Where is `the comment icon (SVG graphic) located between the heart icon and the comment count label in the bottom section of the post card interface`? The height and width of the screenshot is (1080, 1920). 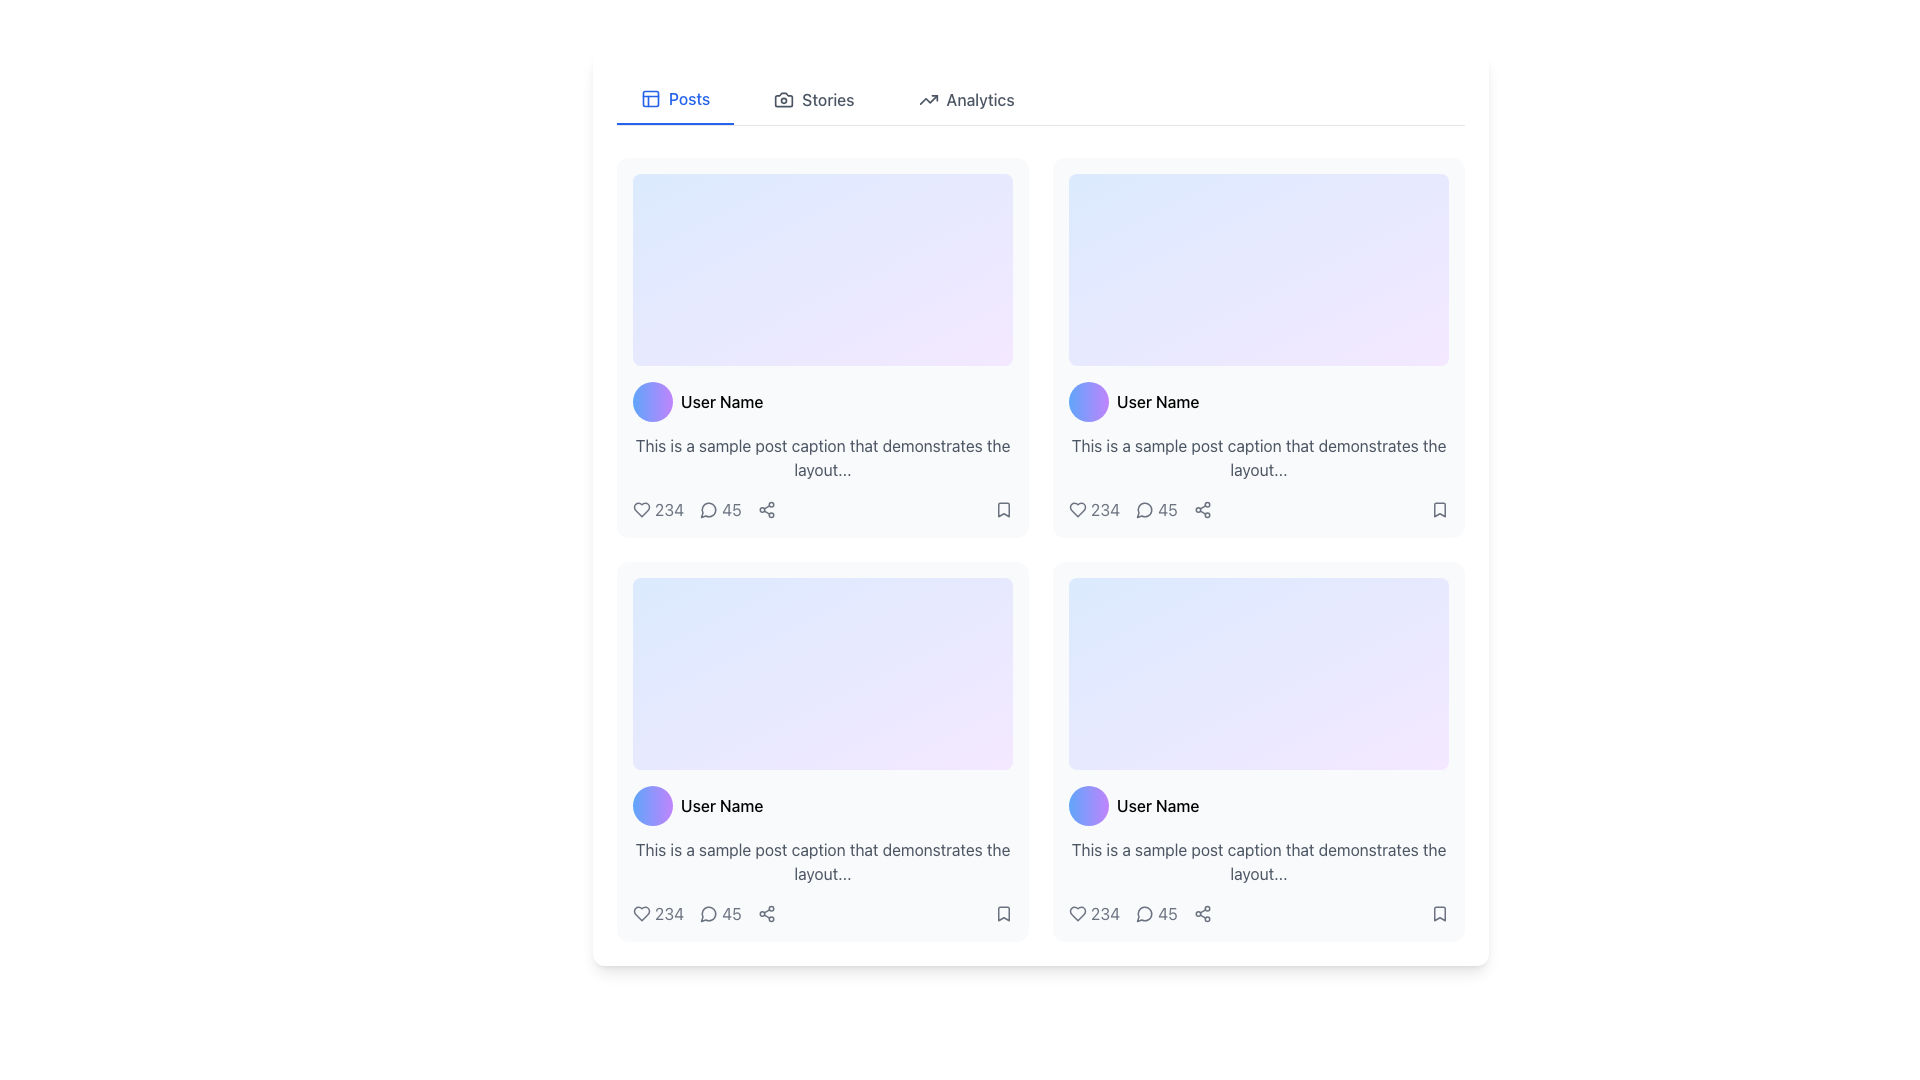 the comment icon (SVG graphic) located between the heart icon and the comment count label in the bottom section of the post card interface is located at coordinates (708, 509).